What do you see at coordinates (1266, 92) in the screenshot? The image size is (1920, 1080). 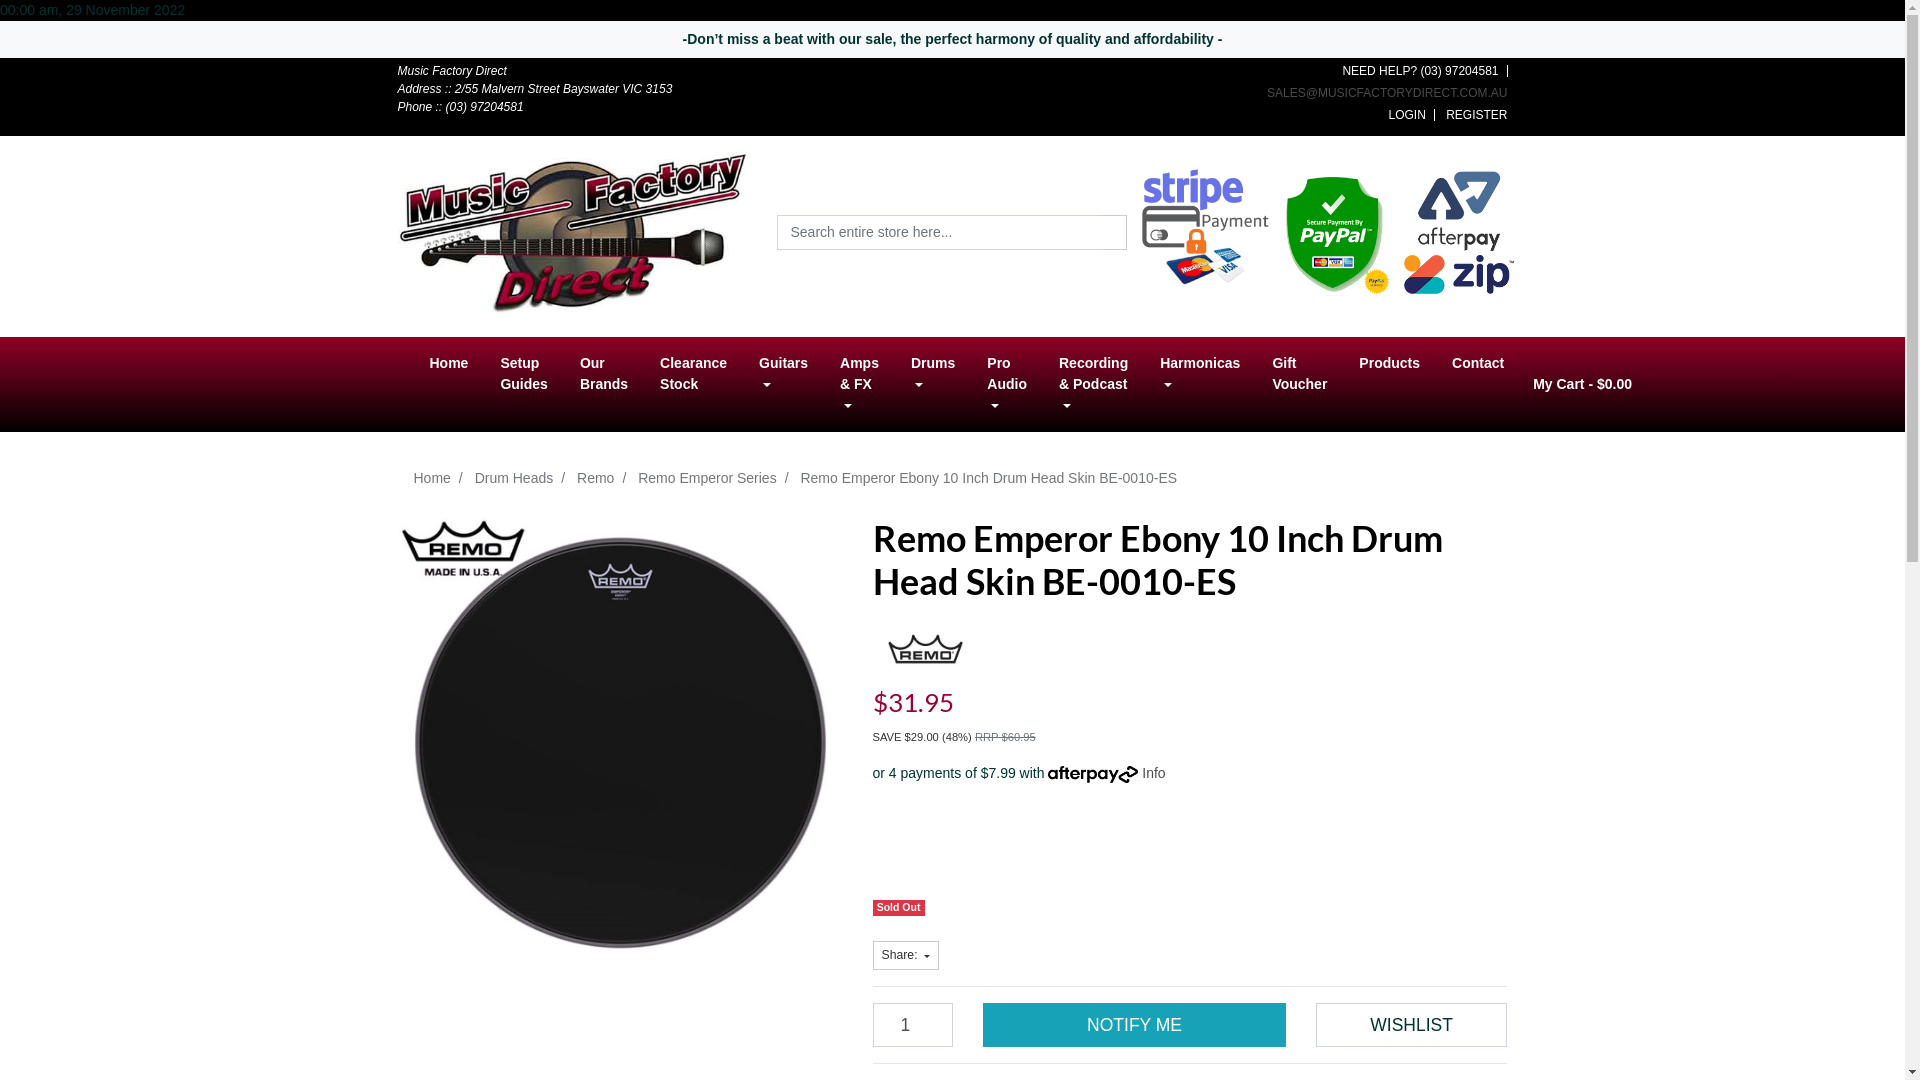 I see `'SALES@MUSICFACTORYDIRECT.COM.AU'` at bounding box center [1266, 92].